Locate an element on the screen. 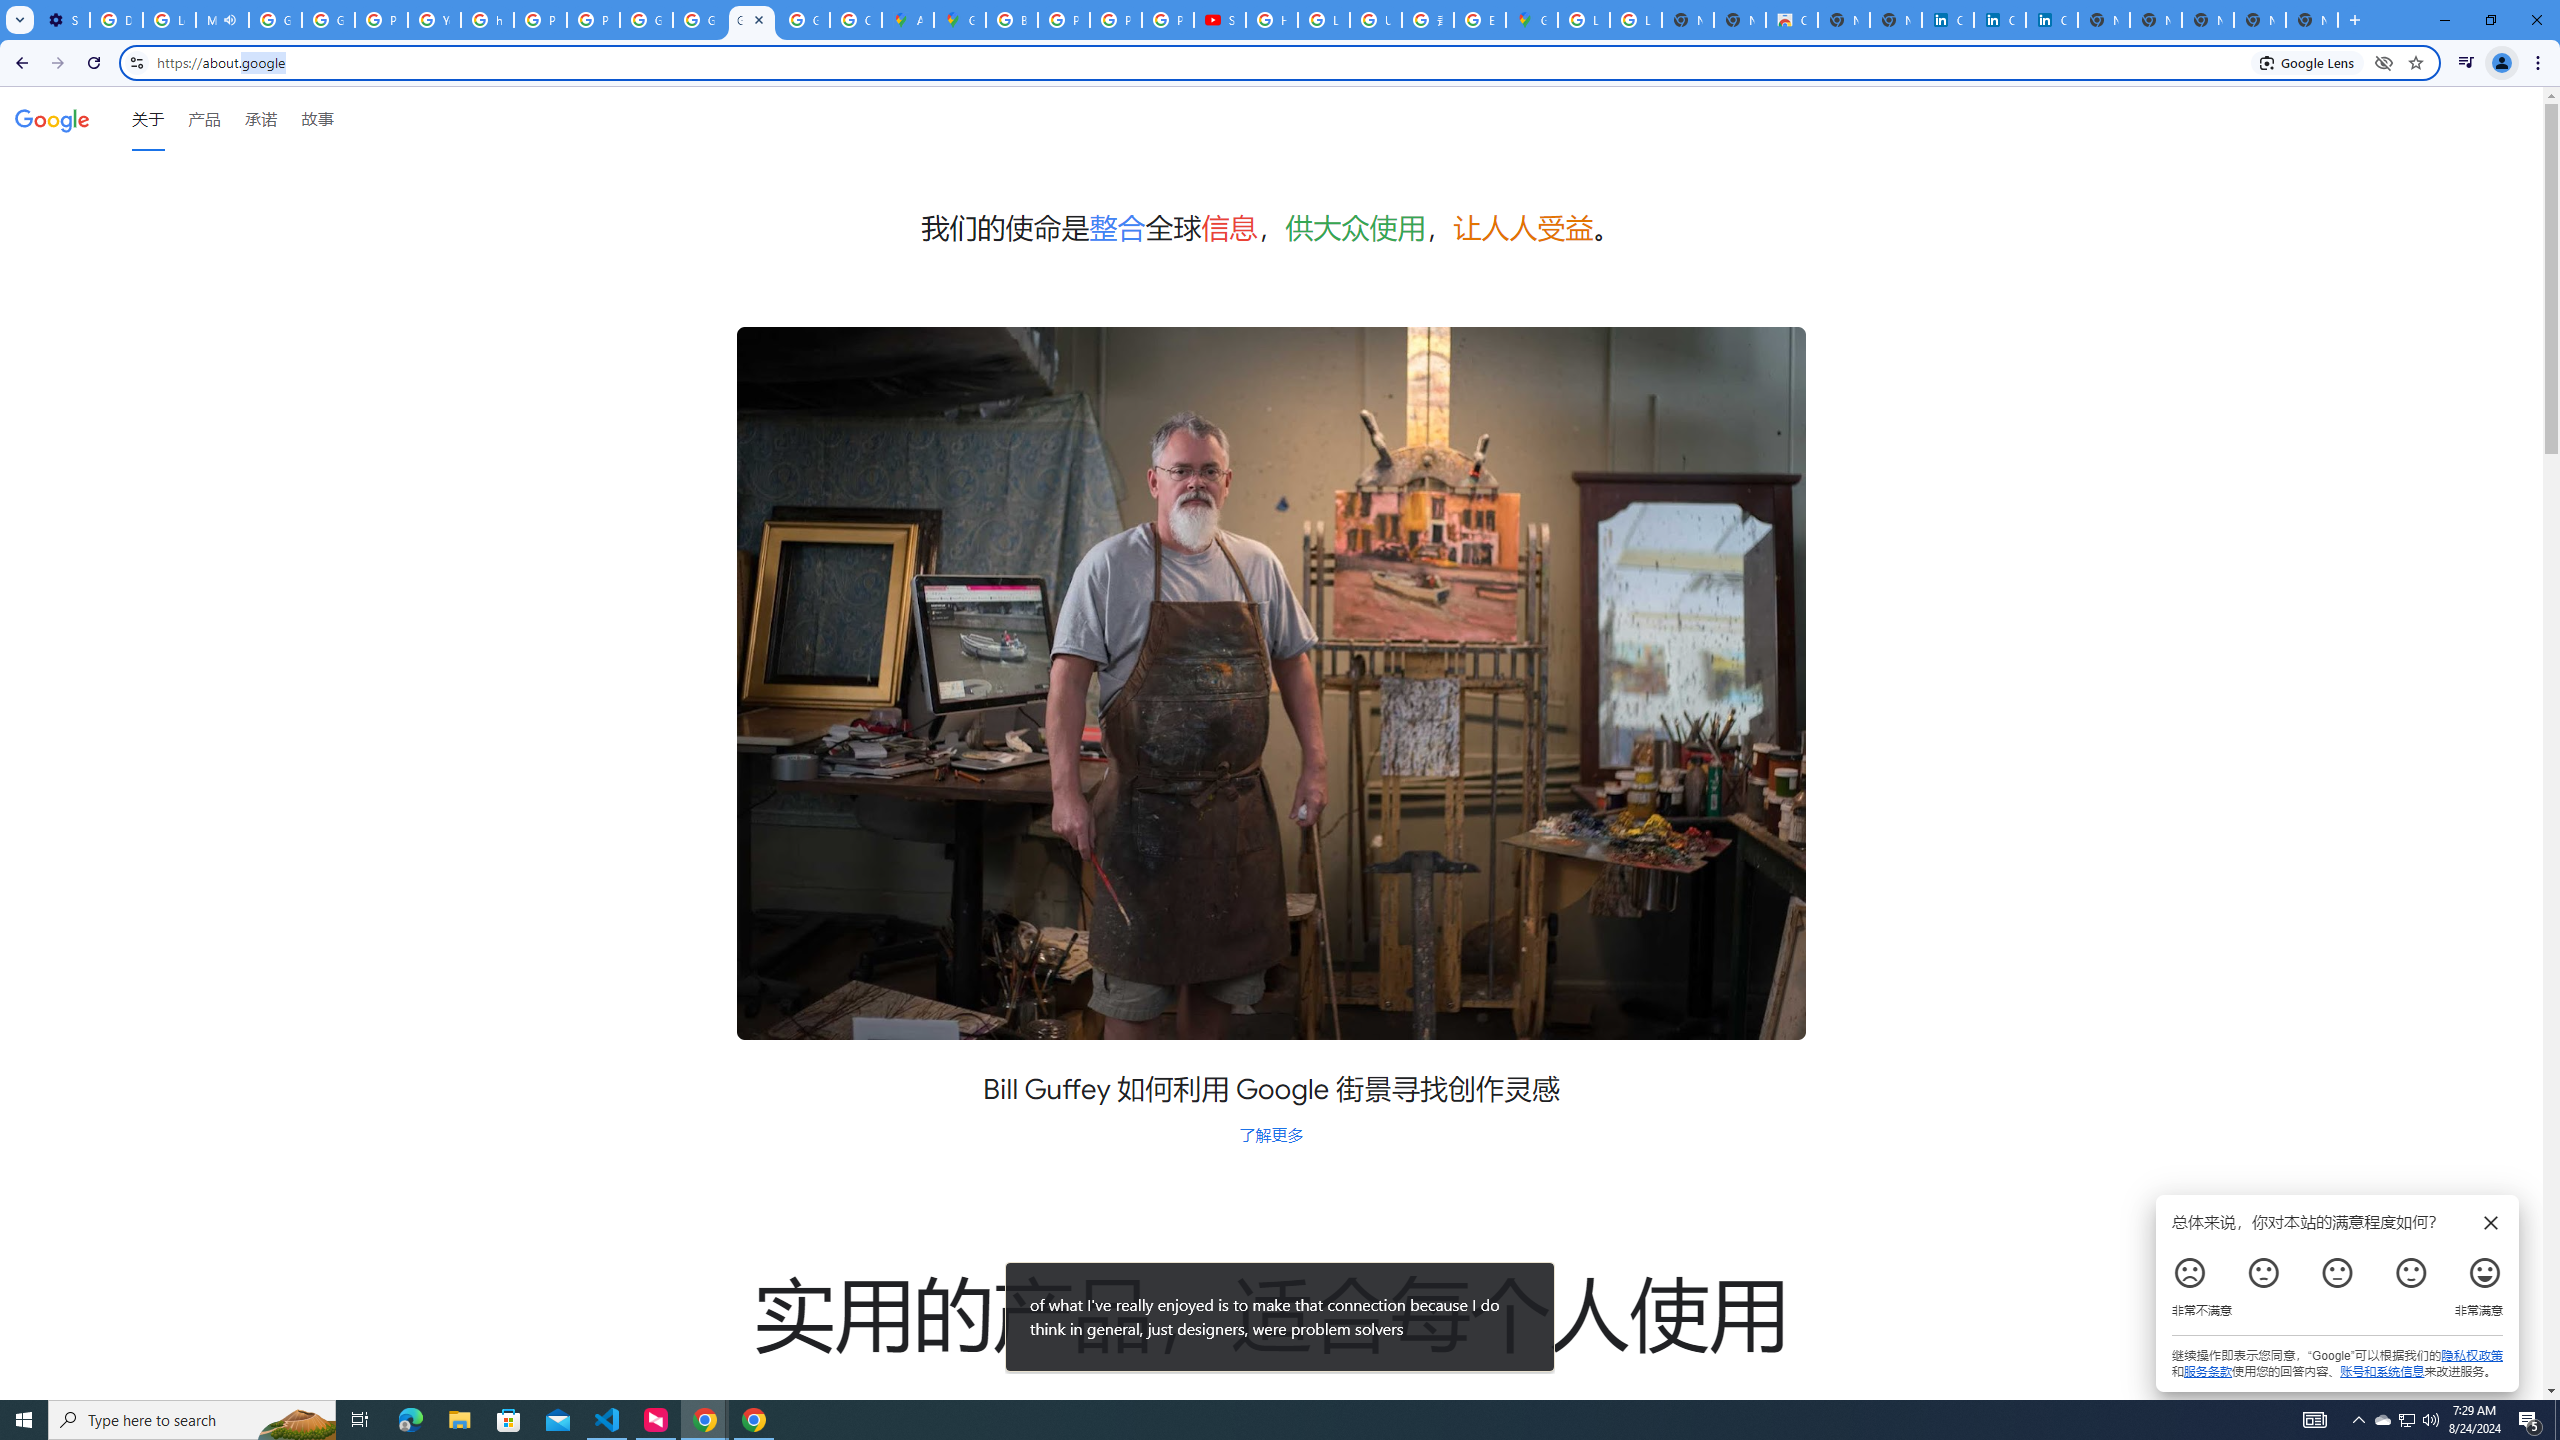 This screenshot has height=1440, width=2560. 'Search with Google Lens' is located at coordinates (2306, 61).